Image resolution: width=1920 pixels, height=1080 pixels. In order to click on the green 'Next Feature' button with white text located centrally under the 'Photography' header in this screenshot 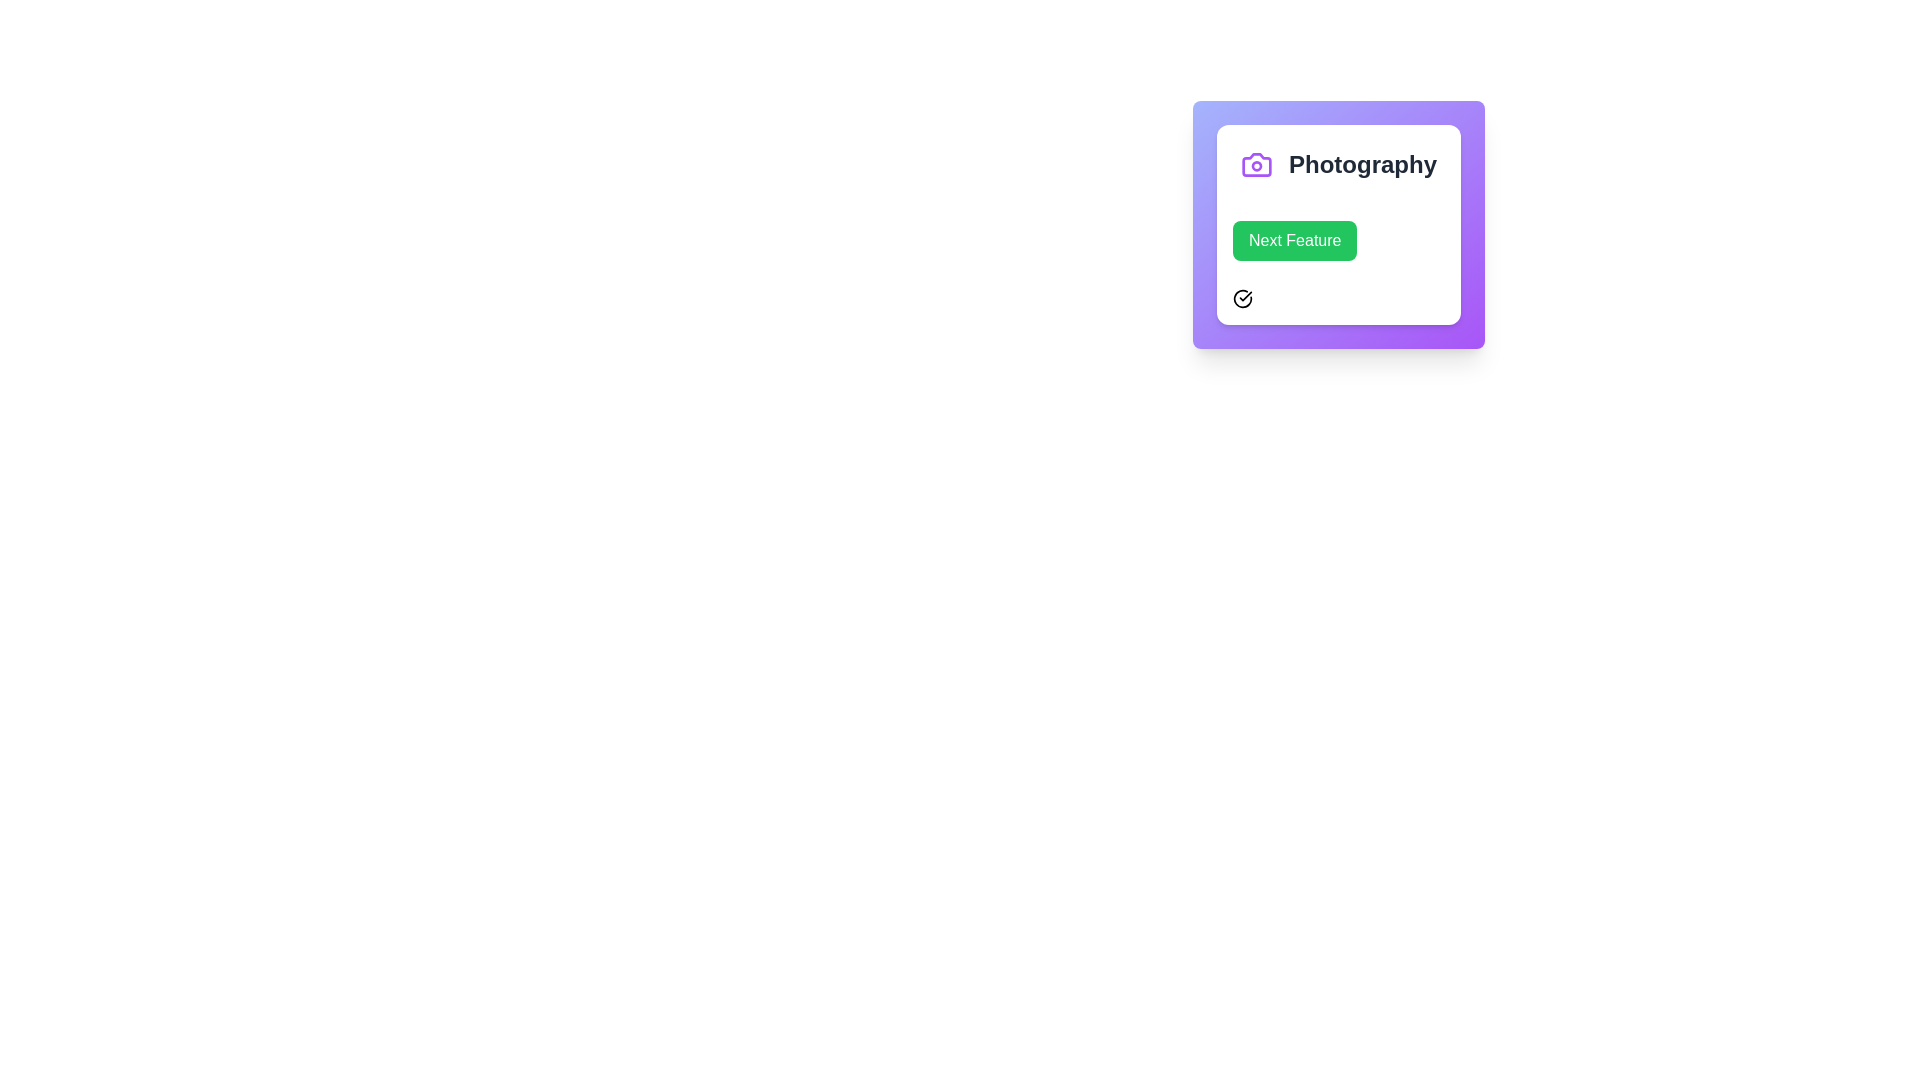, I will do `click(1295, 239)`.